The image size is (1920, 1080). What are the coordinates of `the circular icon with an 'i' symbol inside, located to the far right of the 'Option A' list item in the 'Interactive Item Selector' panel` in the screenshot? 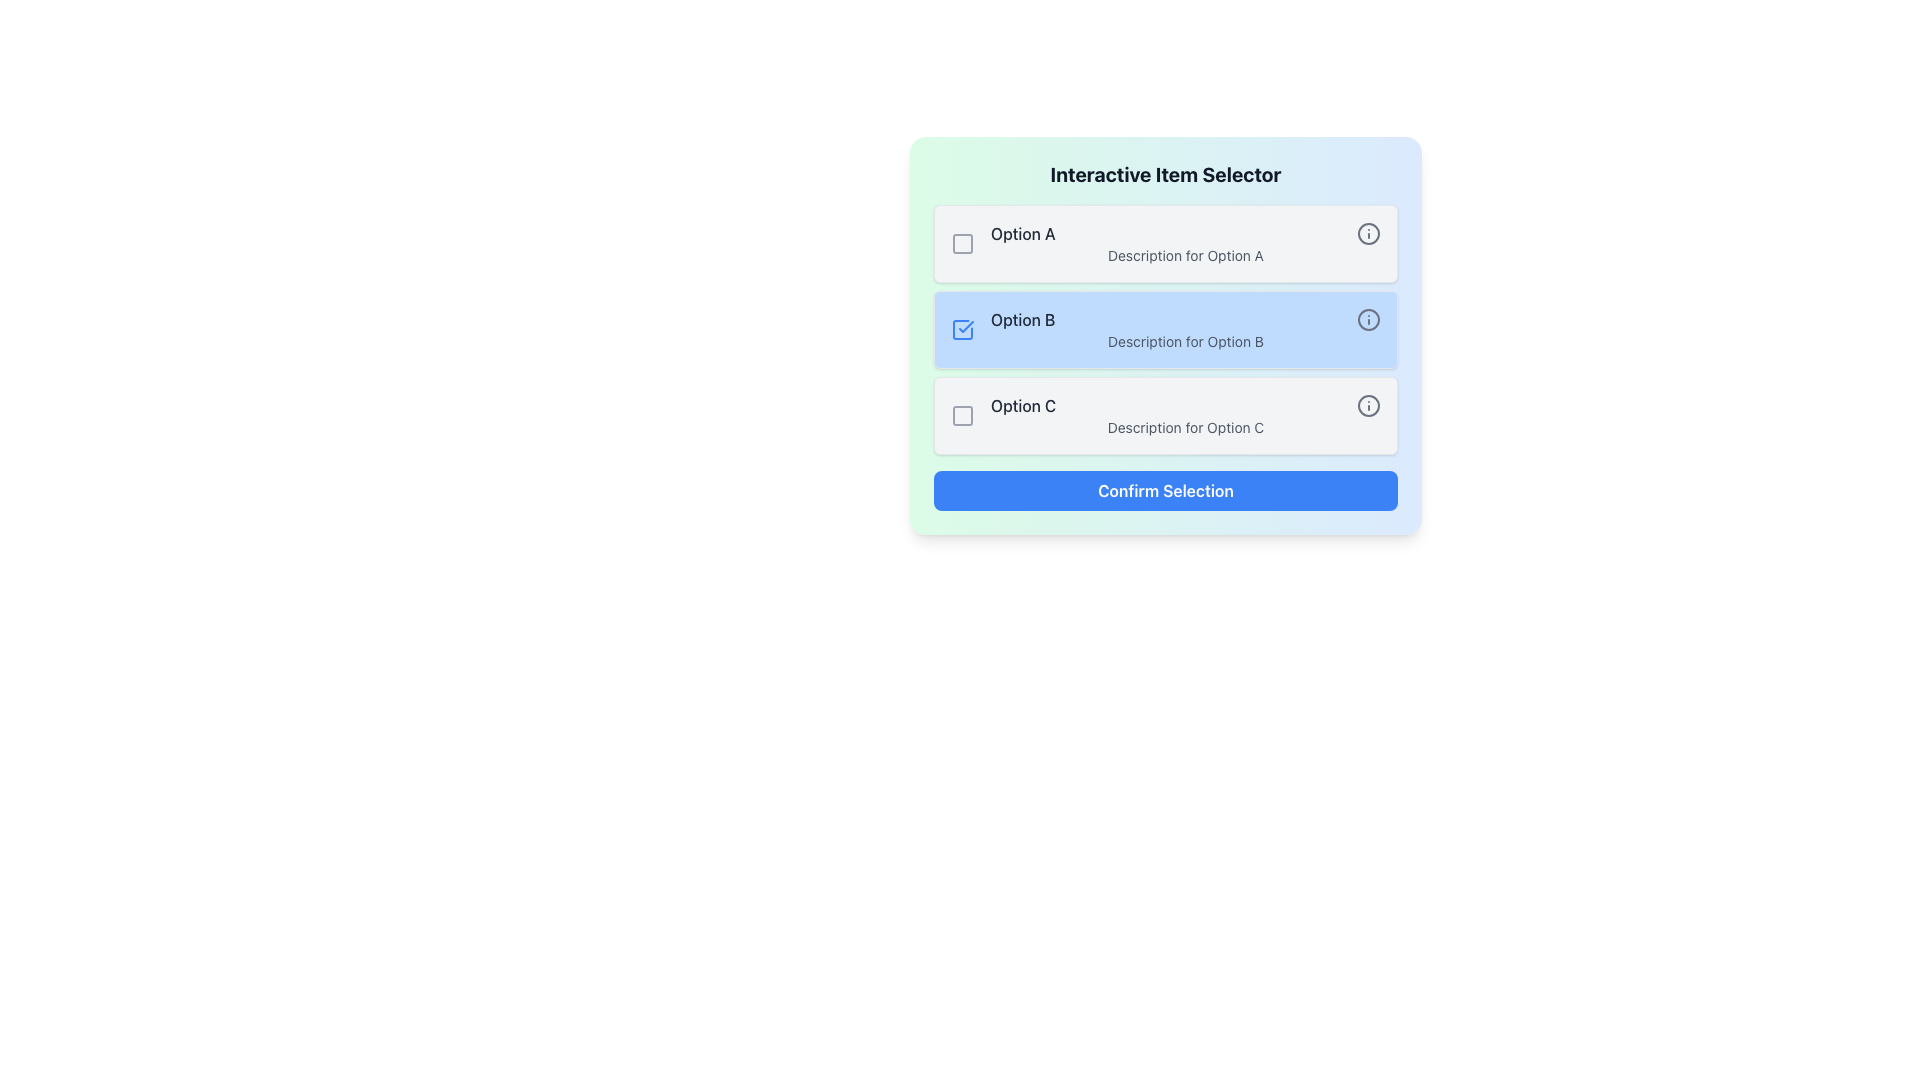 It's located at (1367, 233).